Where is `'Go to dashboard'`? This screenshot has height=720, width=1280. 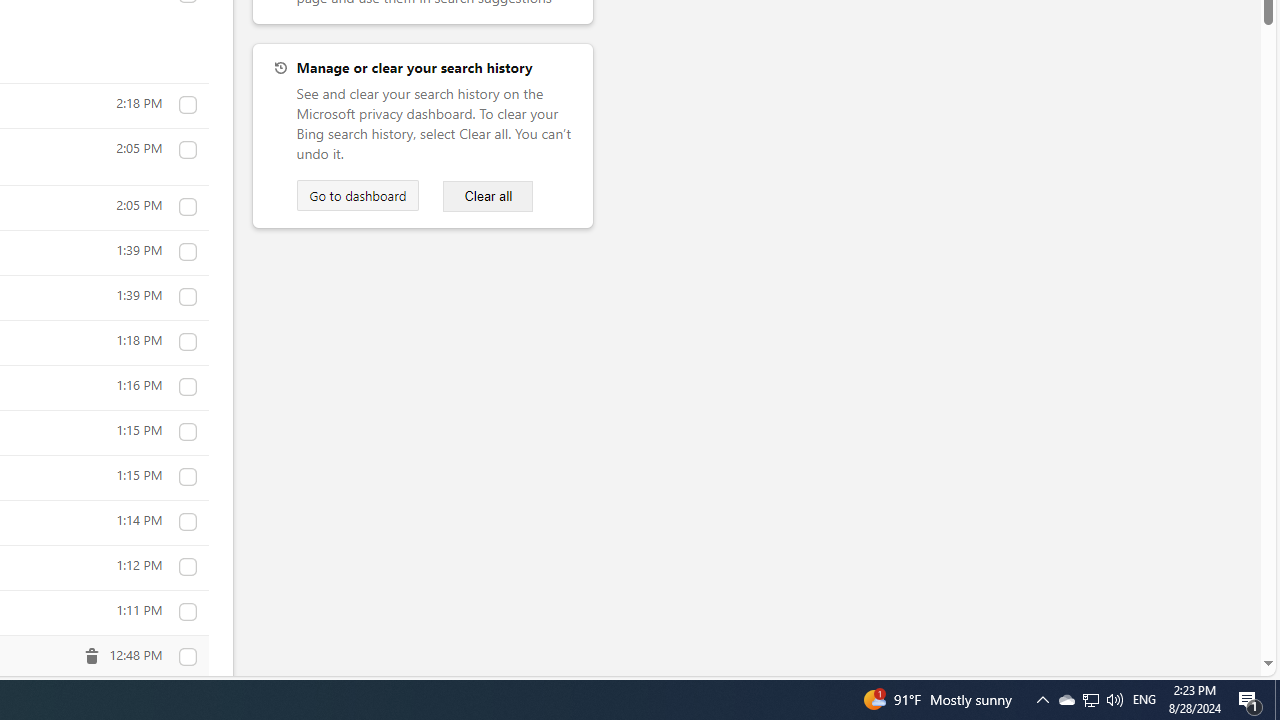 'Go to dashboard' is located at coordinates (357, 195).